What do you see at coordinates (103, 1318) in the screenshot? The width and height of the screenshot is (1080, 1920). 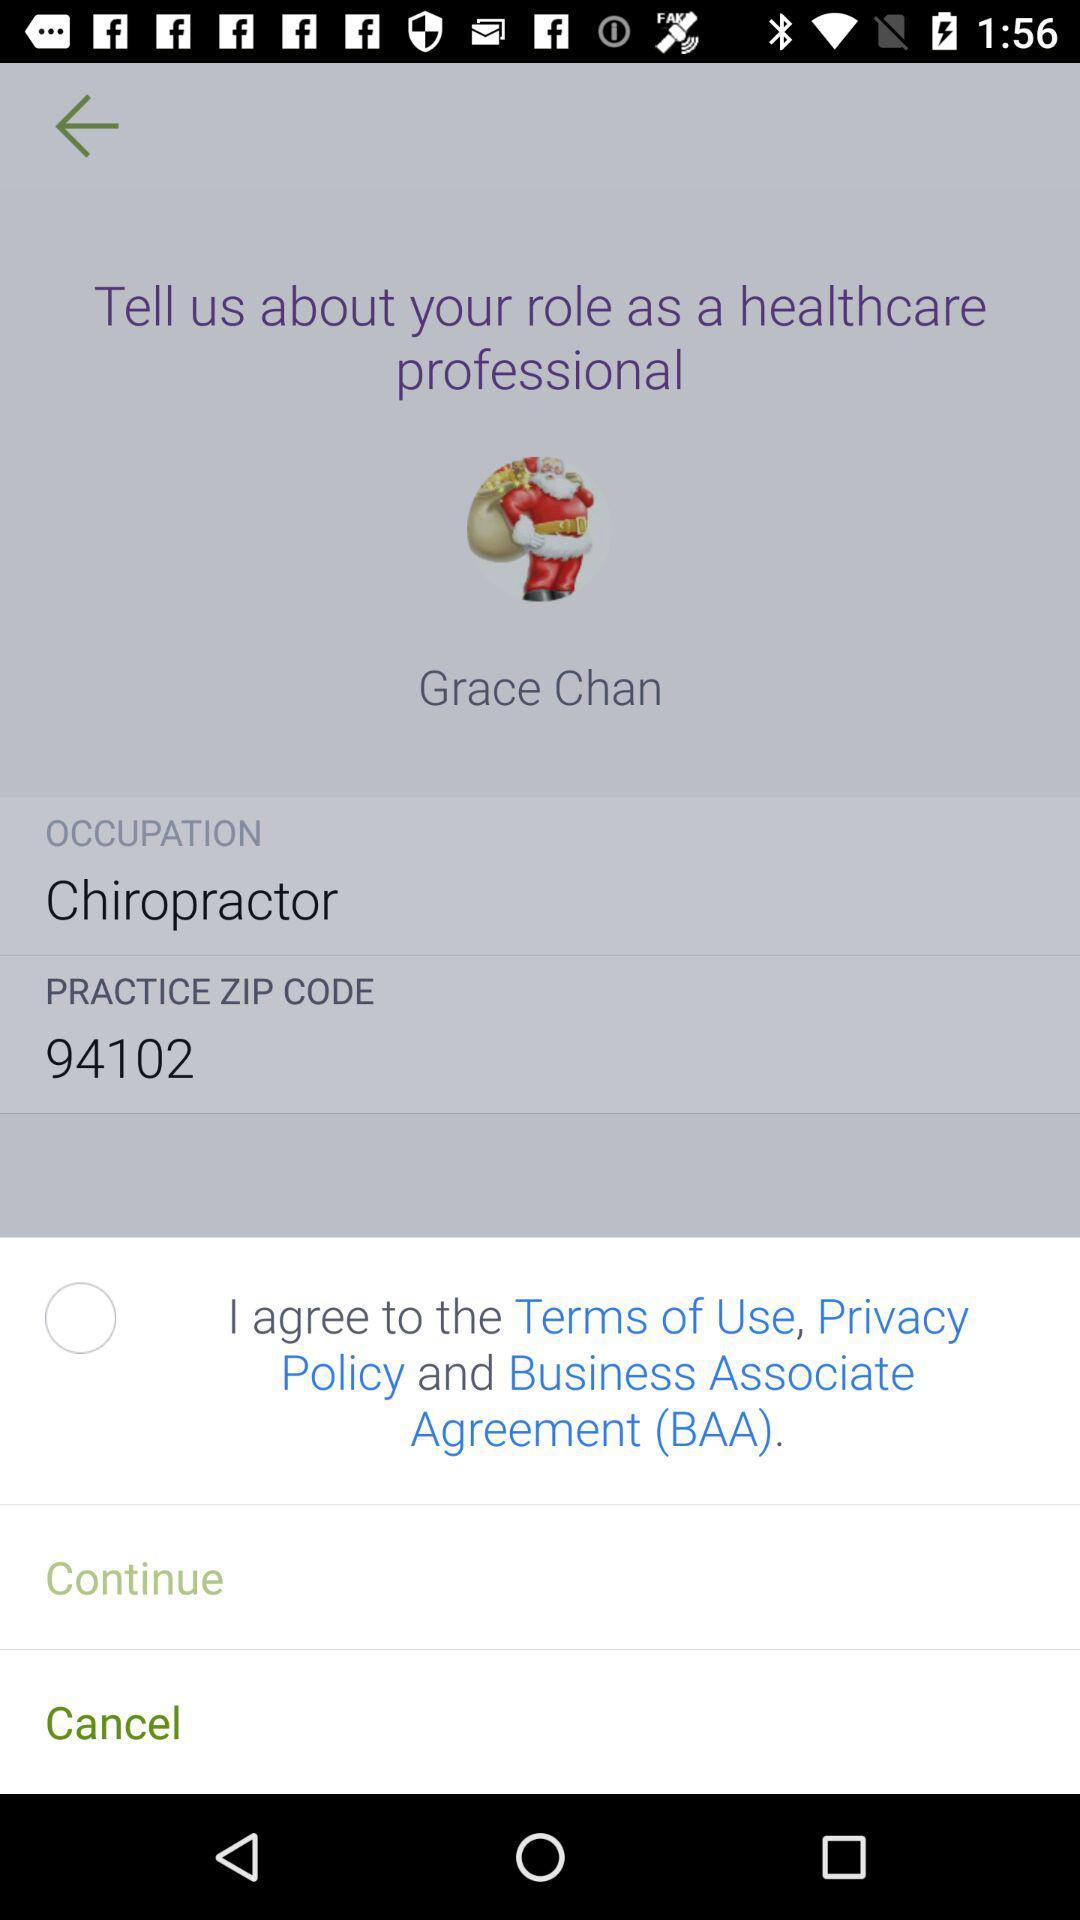 I see `the icon above the continue item` at bounding box center [103, 1318].